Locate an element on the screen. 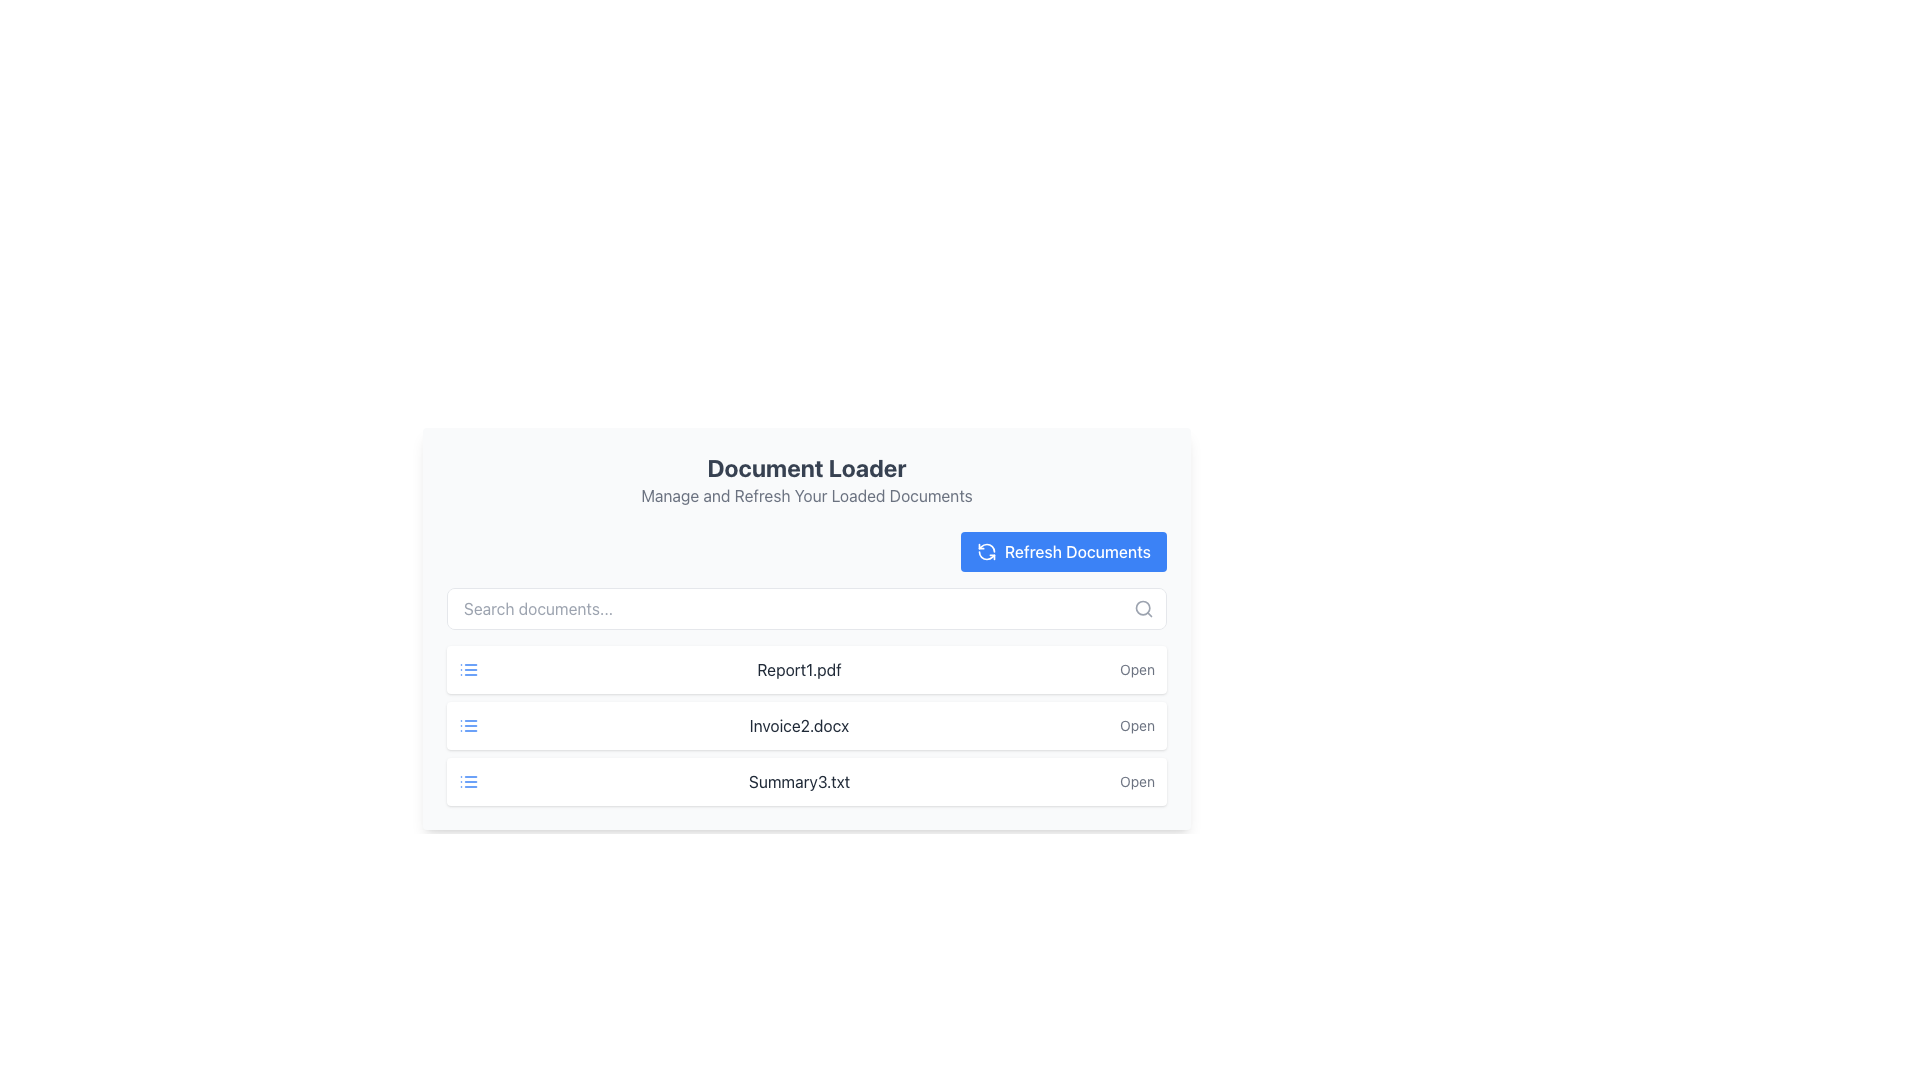 The height and width of the screenshot is (1080, 1920). the action button icon associated with the document 'Report1.pdf' located at the leftmost side of its row in the document list is located at coordinates (468, 670).